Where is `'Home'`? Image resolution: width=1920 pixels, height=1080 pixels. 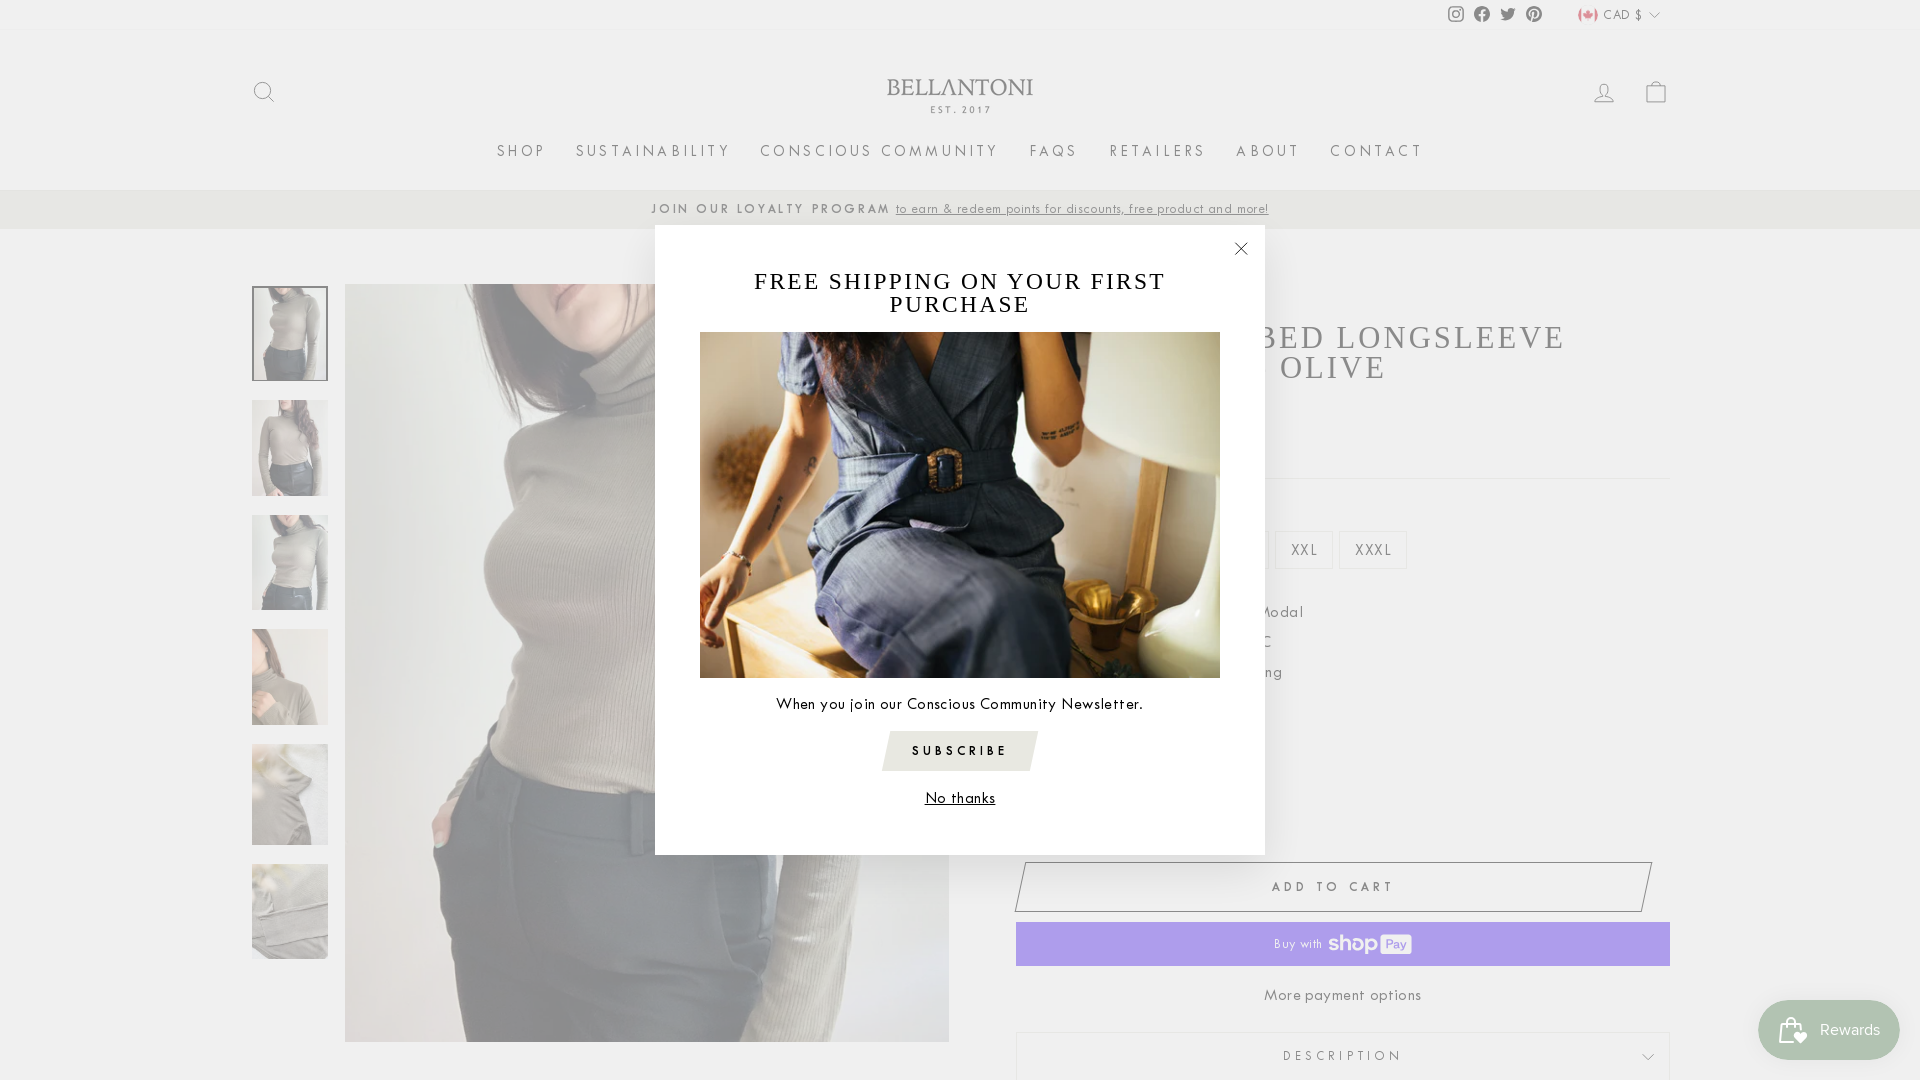
'Home' is located at coordinates (1032, 302).